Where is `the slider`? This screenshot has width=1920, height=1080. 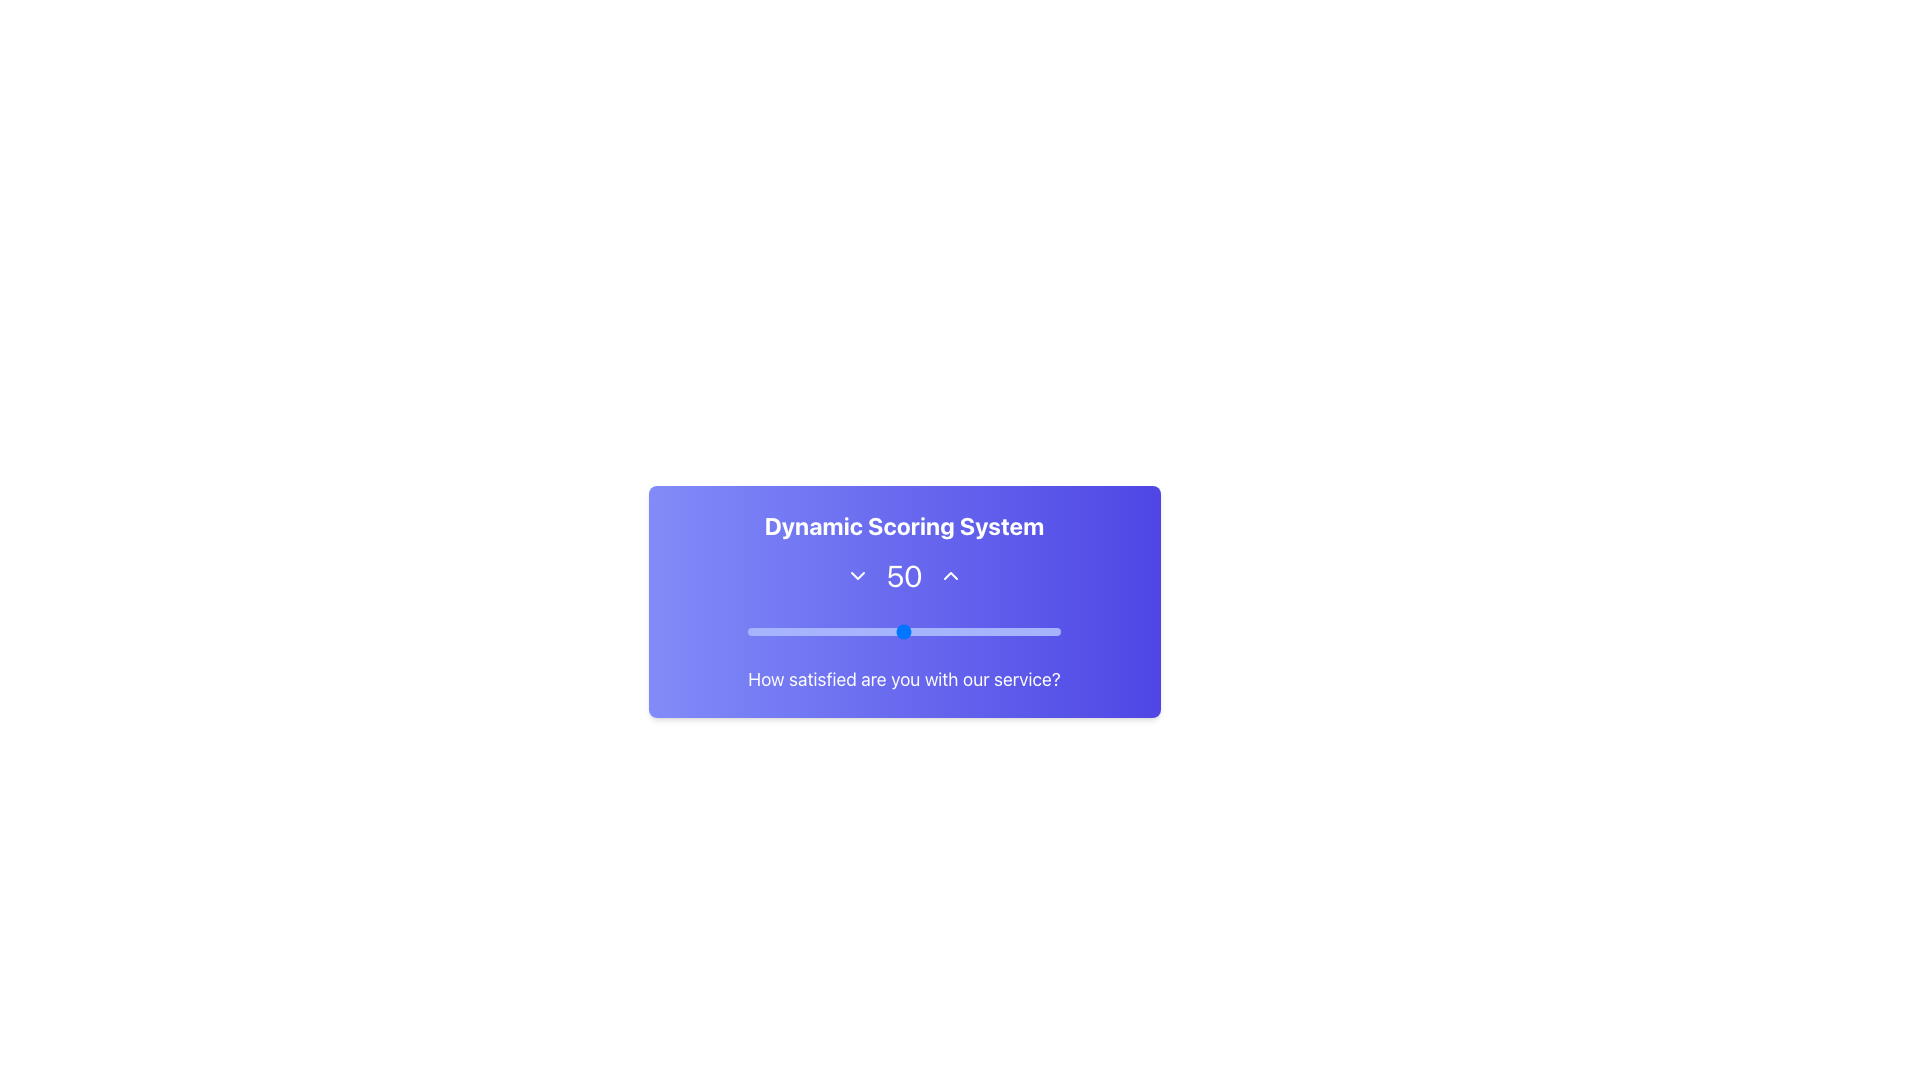
the slider is located at coordinates (931, 627).